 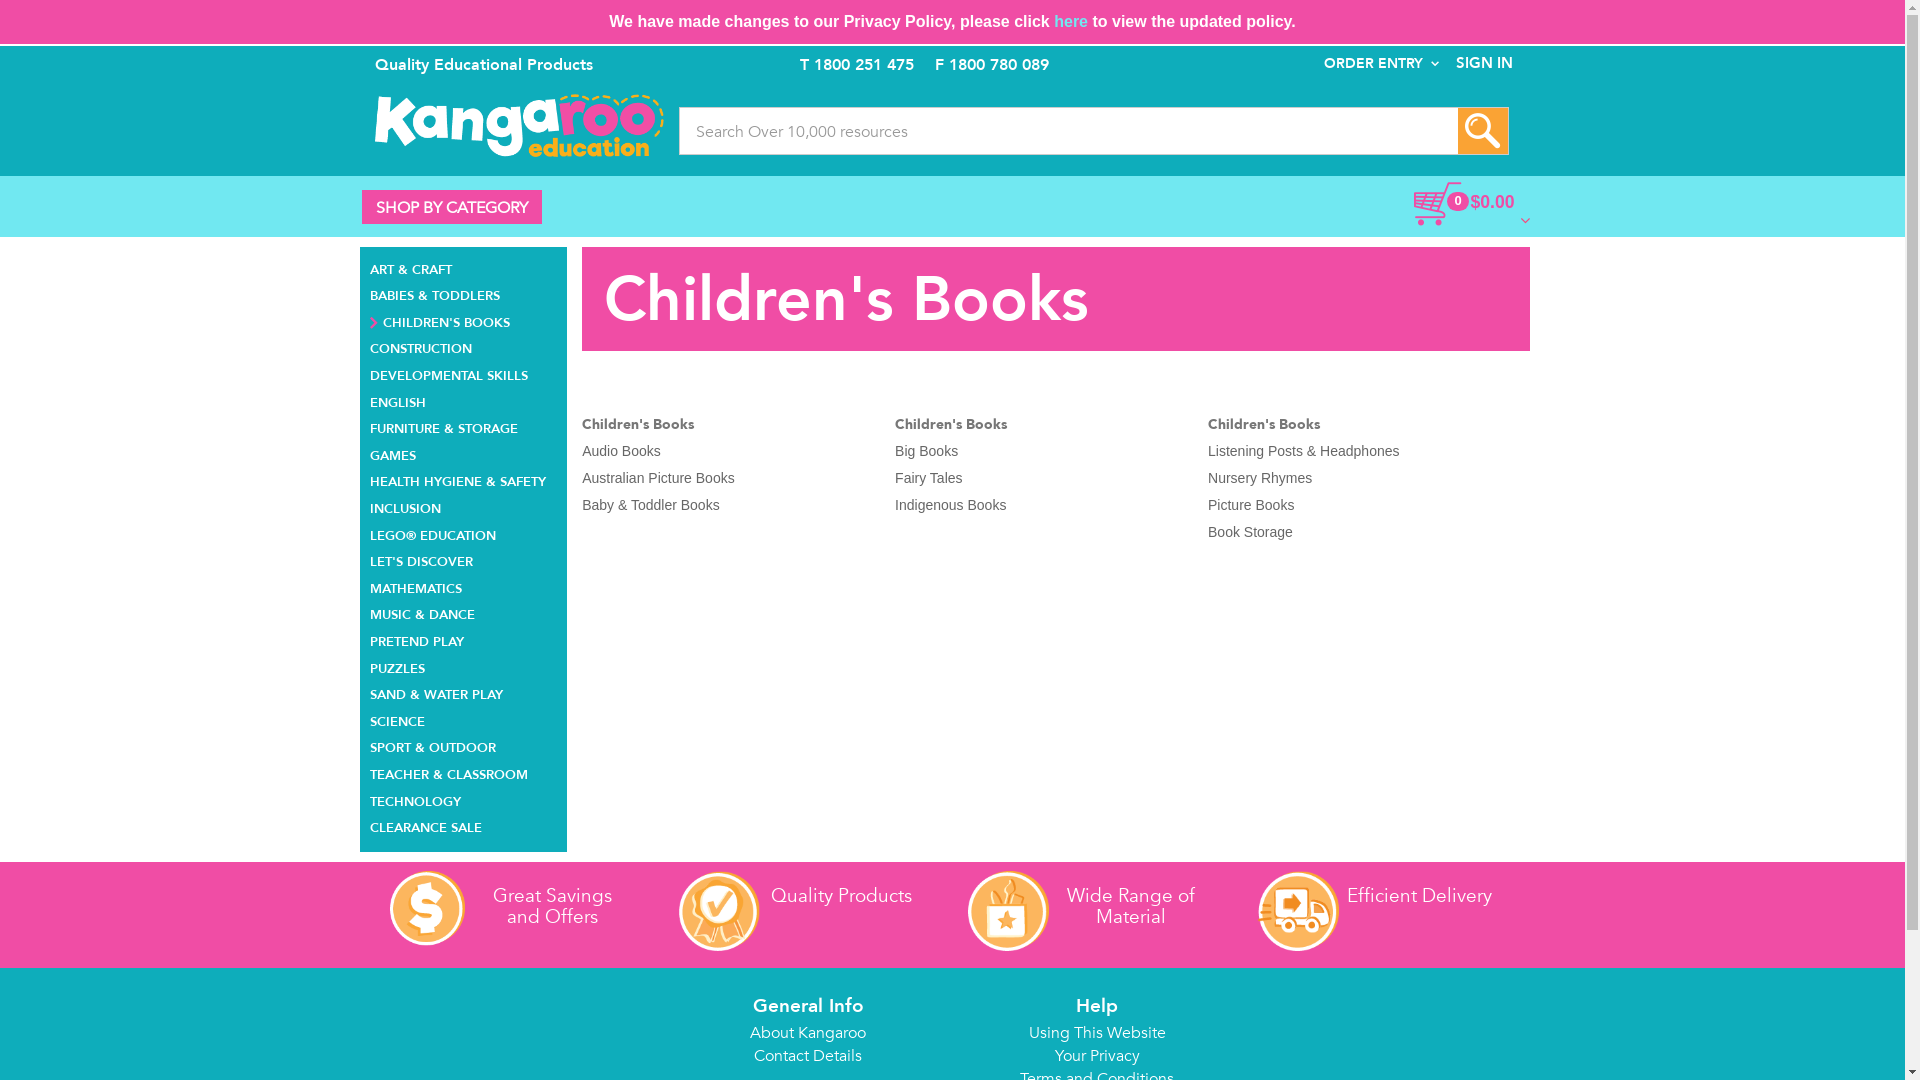 I want to click on 'ORDER ENTRY', so click(x=1380, y=62).